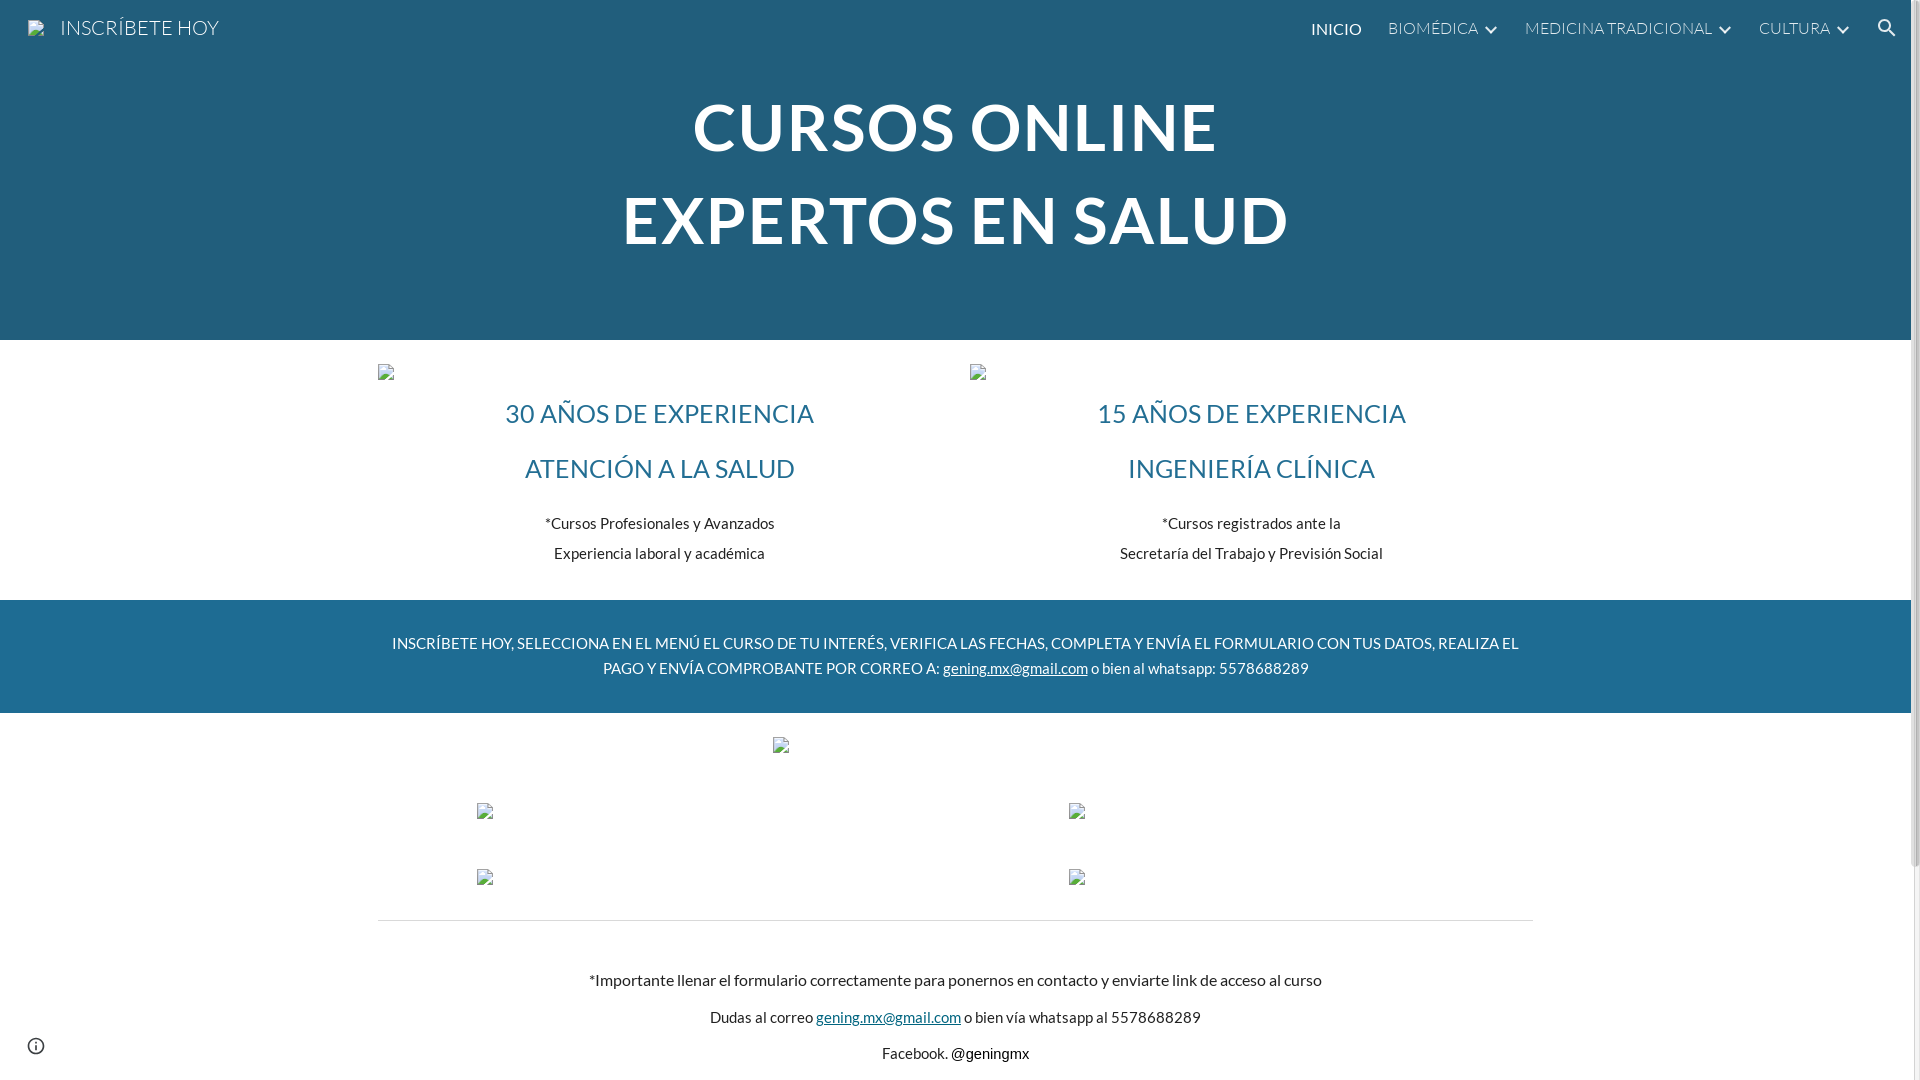  I want to click on 'gening.mx@gmail.com', so click(1014, 668).